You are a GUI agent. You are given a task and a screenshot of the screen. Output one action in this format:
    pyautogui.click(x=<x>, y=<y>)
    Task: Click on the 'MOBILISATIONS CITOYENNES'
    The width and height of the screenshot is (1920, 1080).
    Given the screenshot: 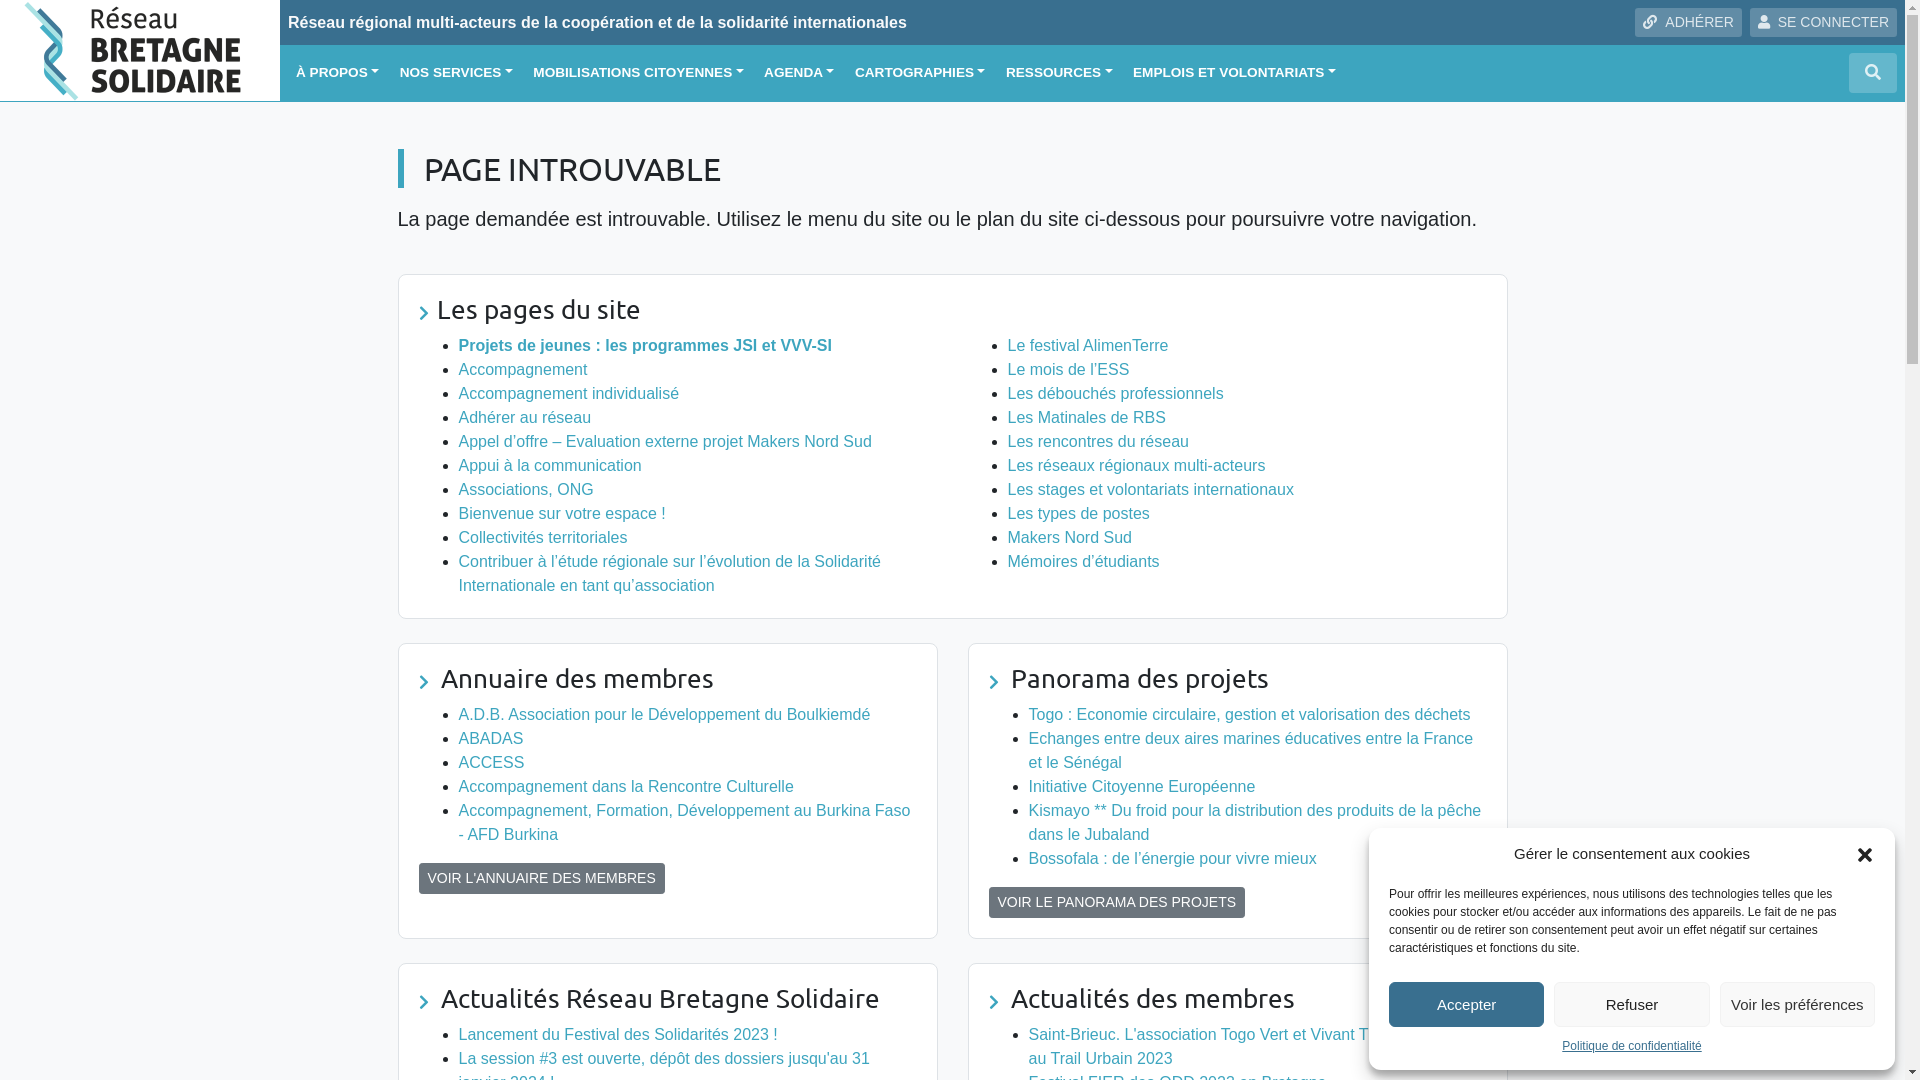 What is the action you would take?
    pyautogui.click(x=637, y=72)
    